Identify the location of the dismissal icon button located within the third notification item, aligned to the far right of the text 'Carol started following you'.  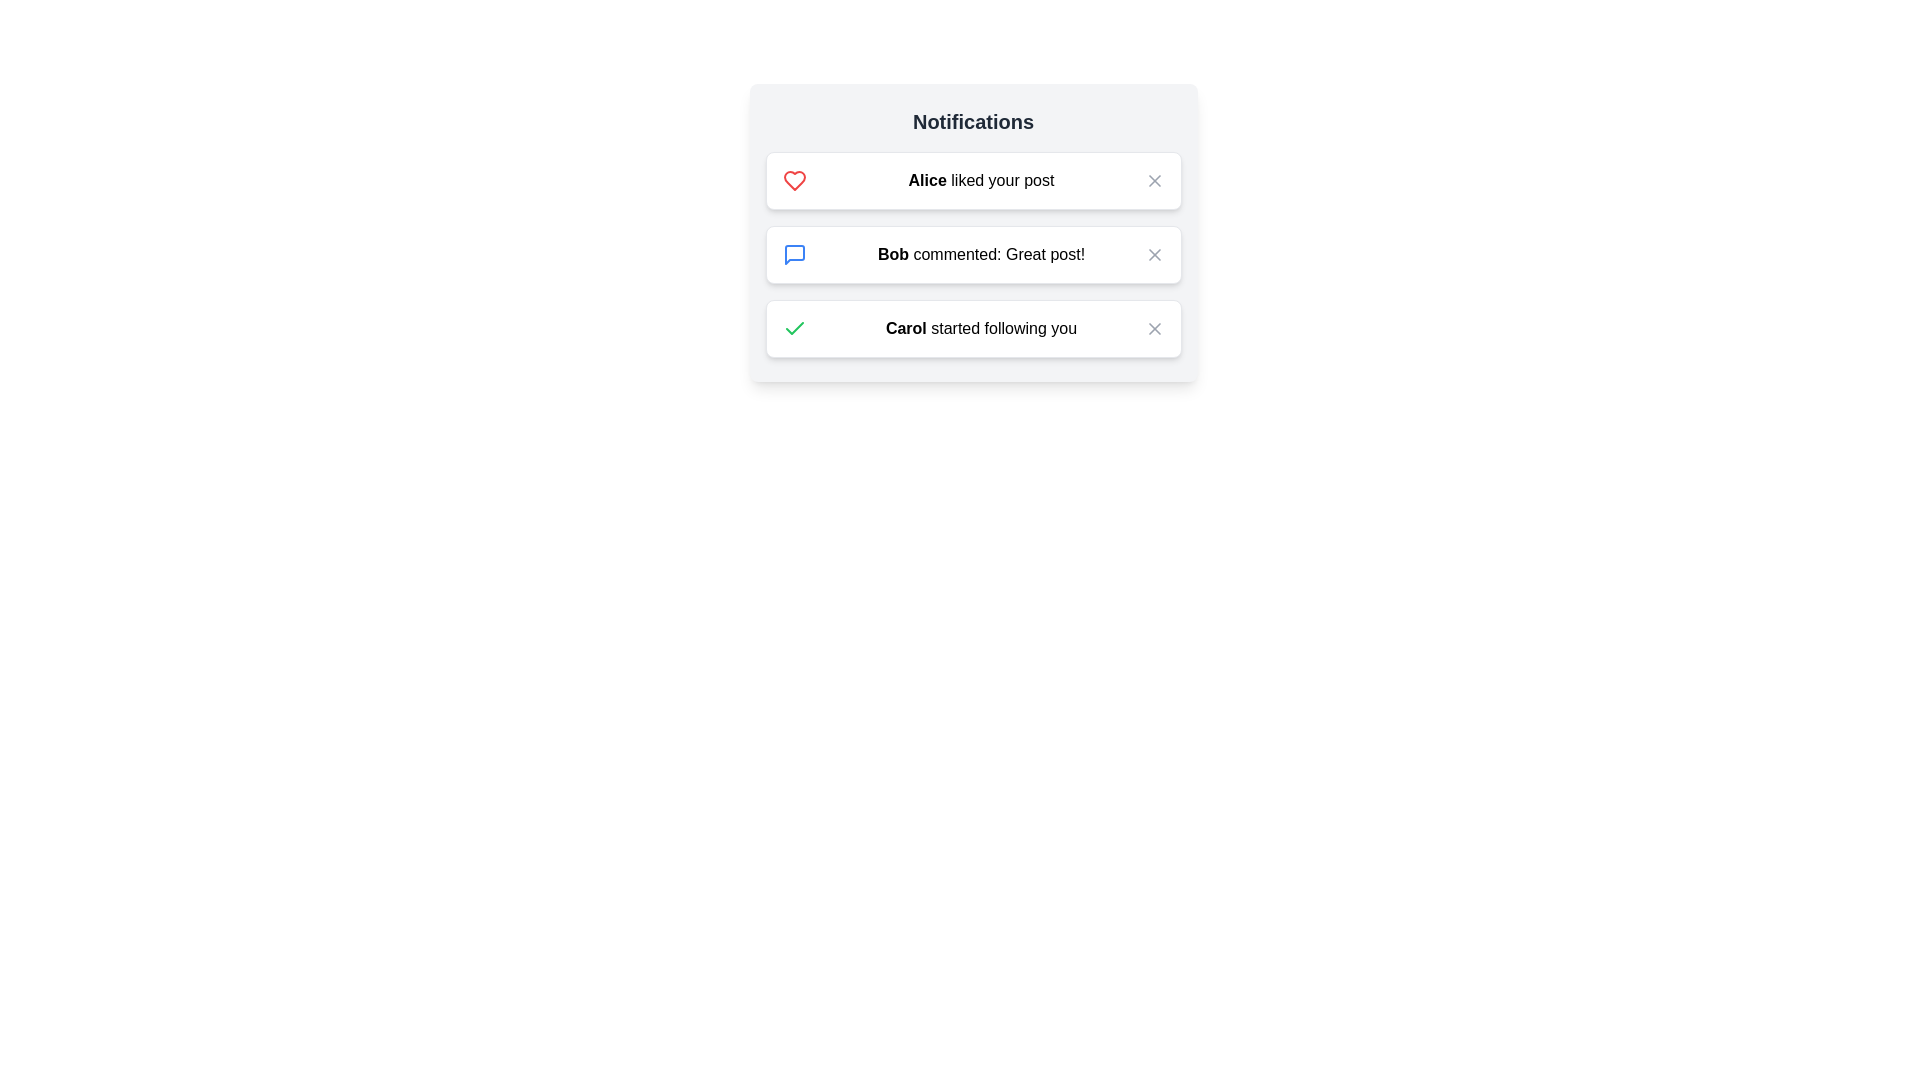
(1154, 327).